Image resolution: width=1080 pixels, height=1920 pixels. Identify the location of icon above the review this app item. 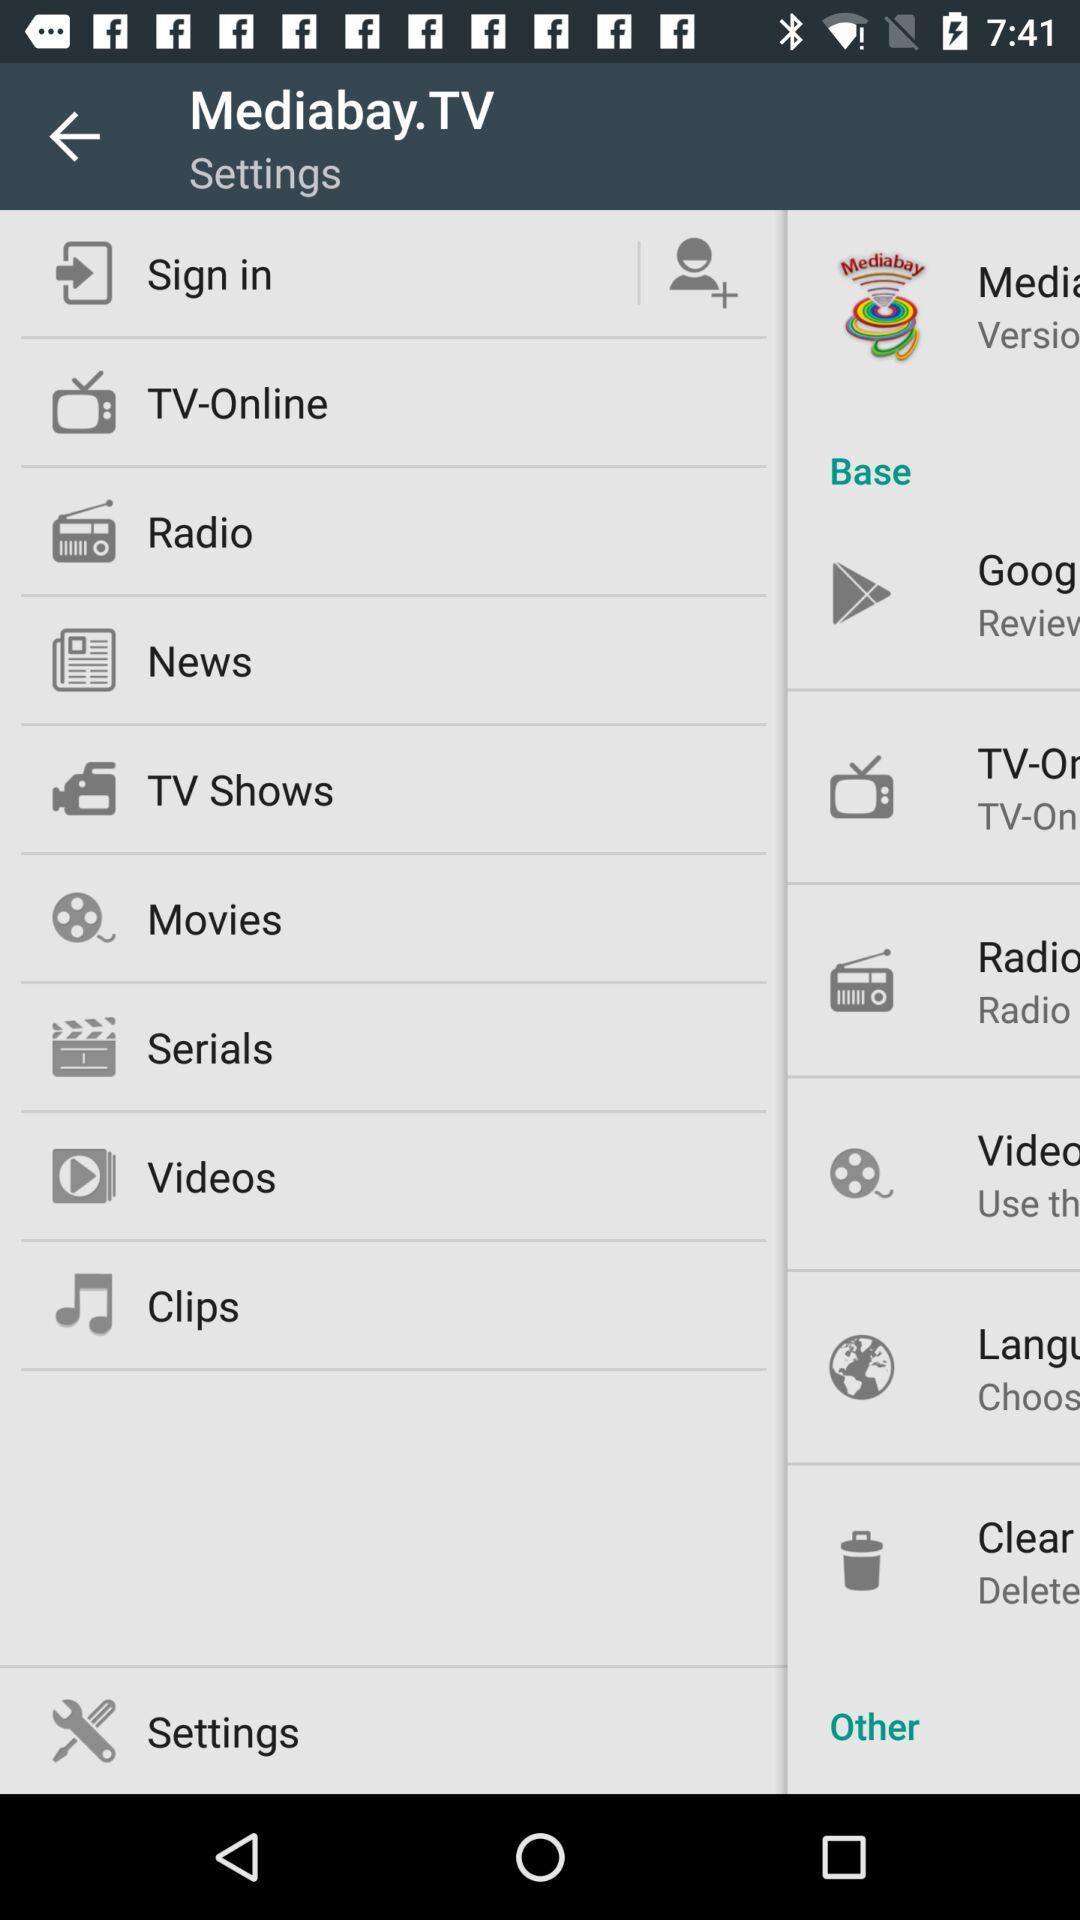
(1028, 567).